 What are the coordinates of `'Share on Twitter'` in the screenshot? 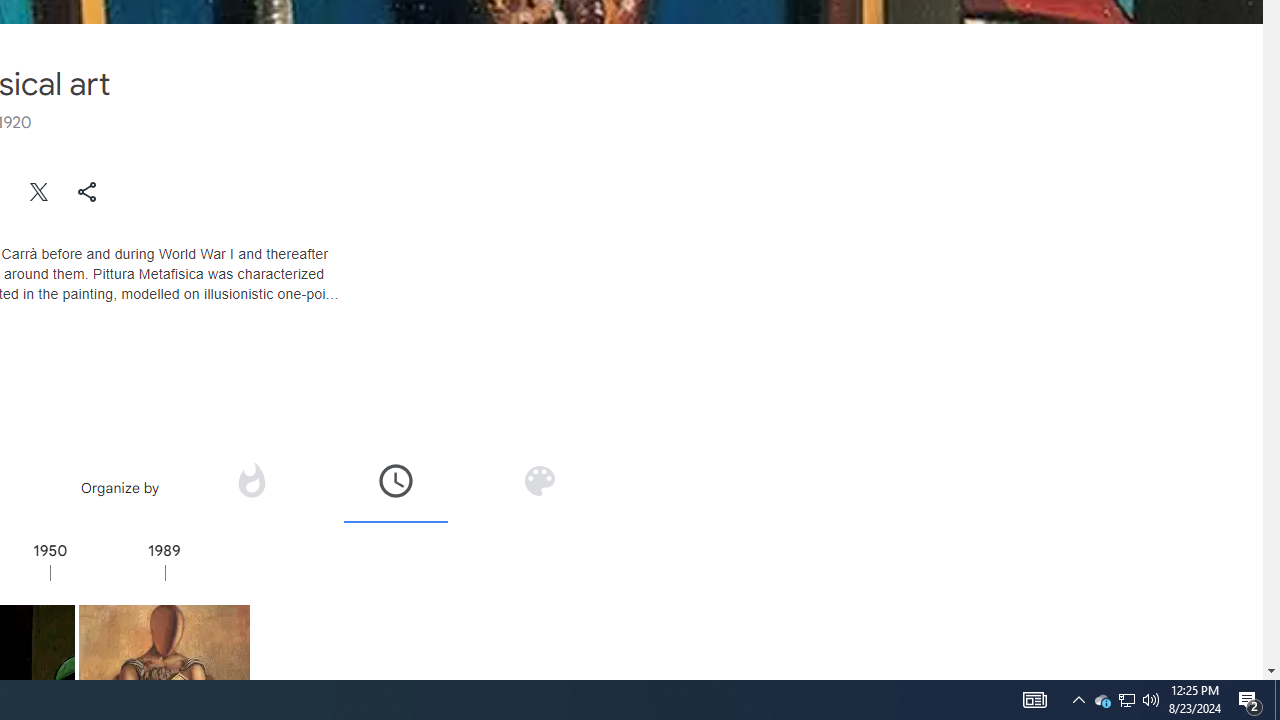 It's located at (39, 191).